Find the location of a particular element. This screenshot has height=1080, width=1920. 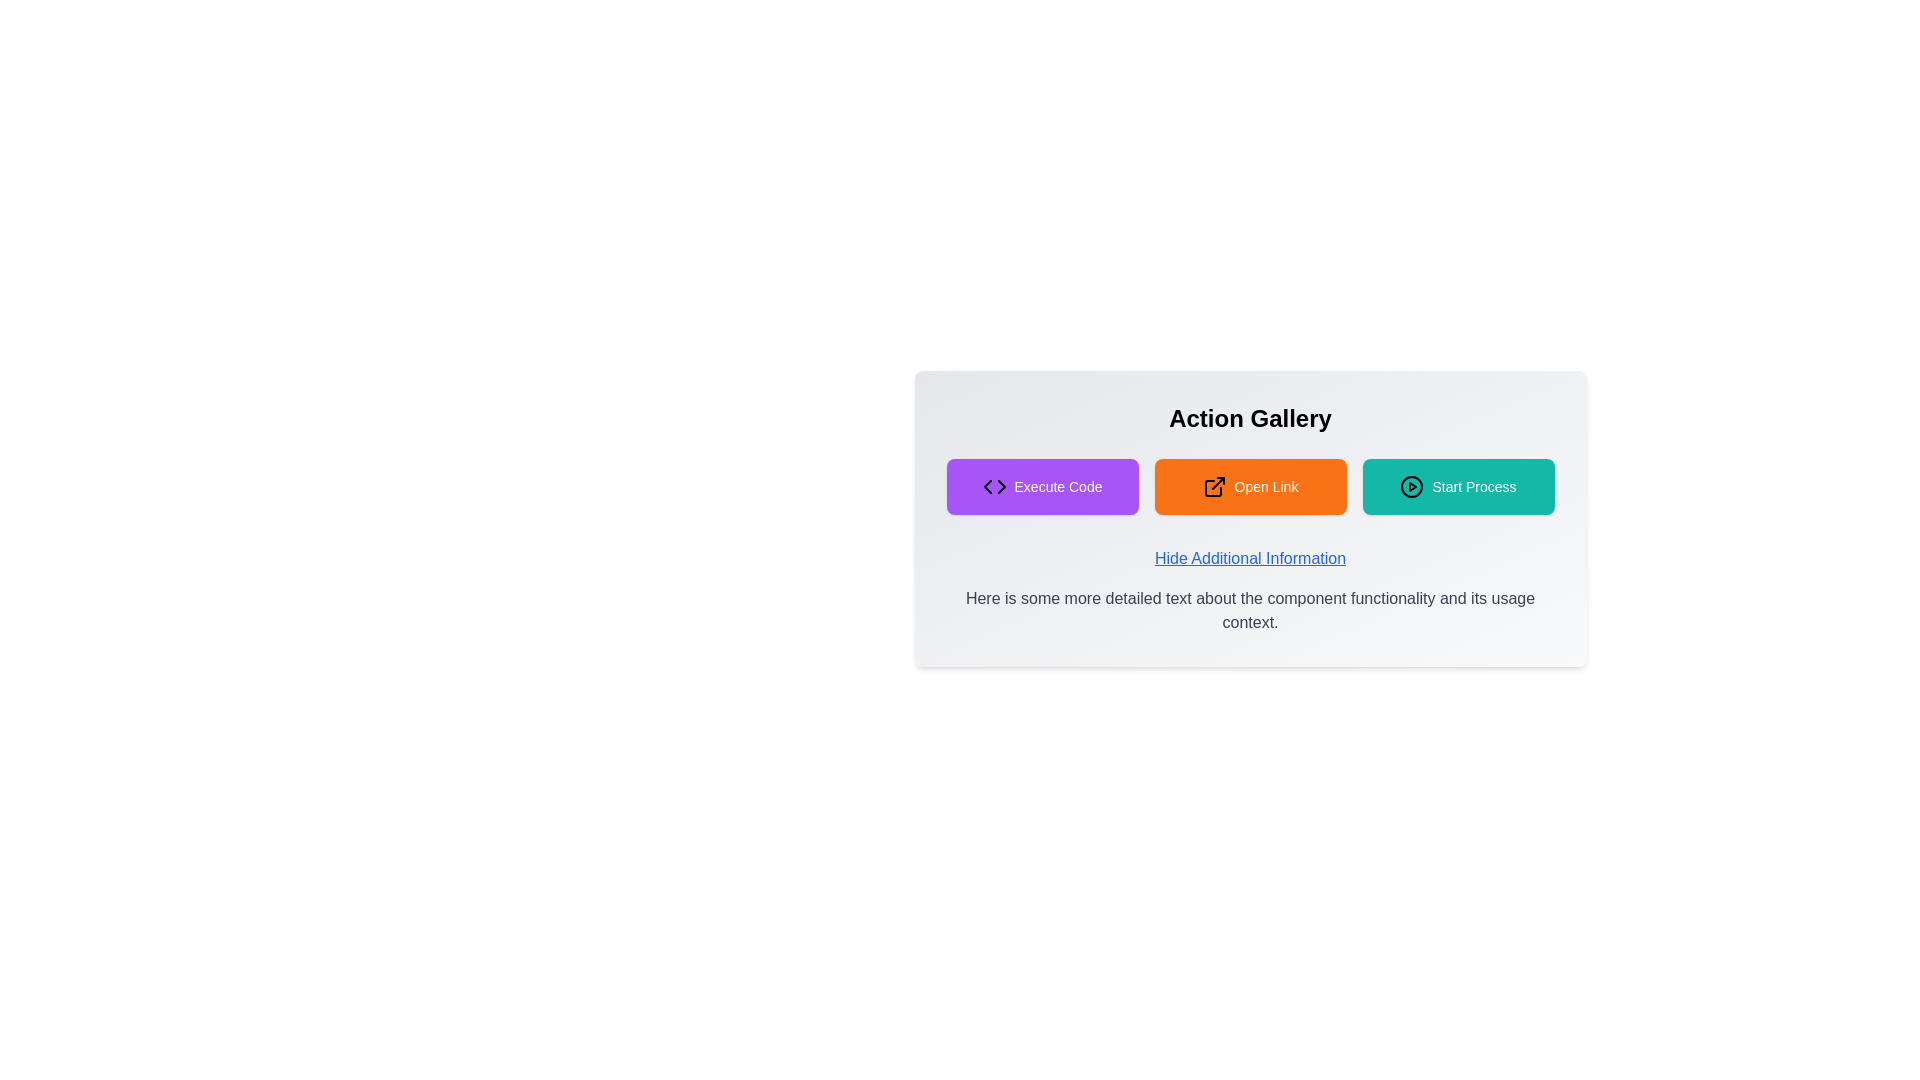

coding icon located within the 'Execute Code' button in the Action Gallery for further details is located at coordinates (994, 486).